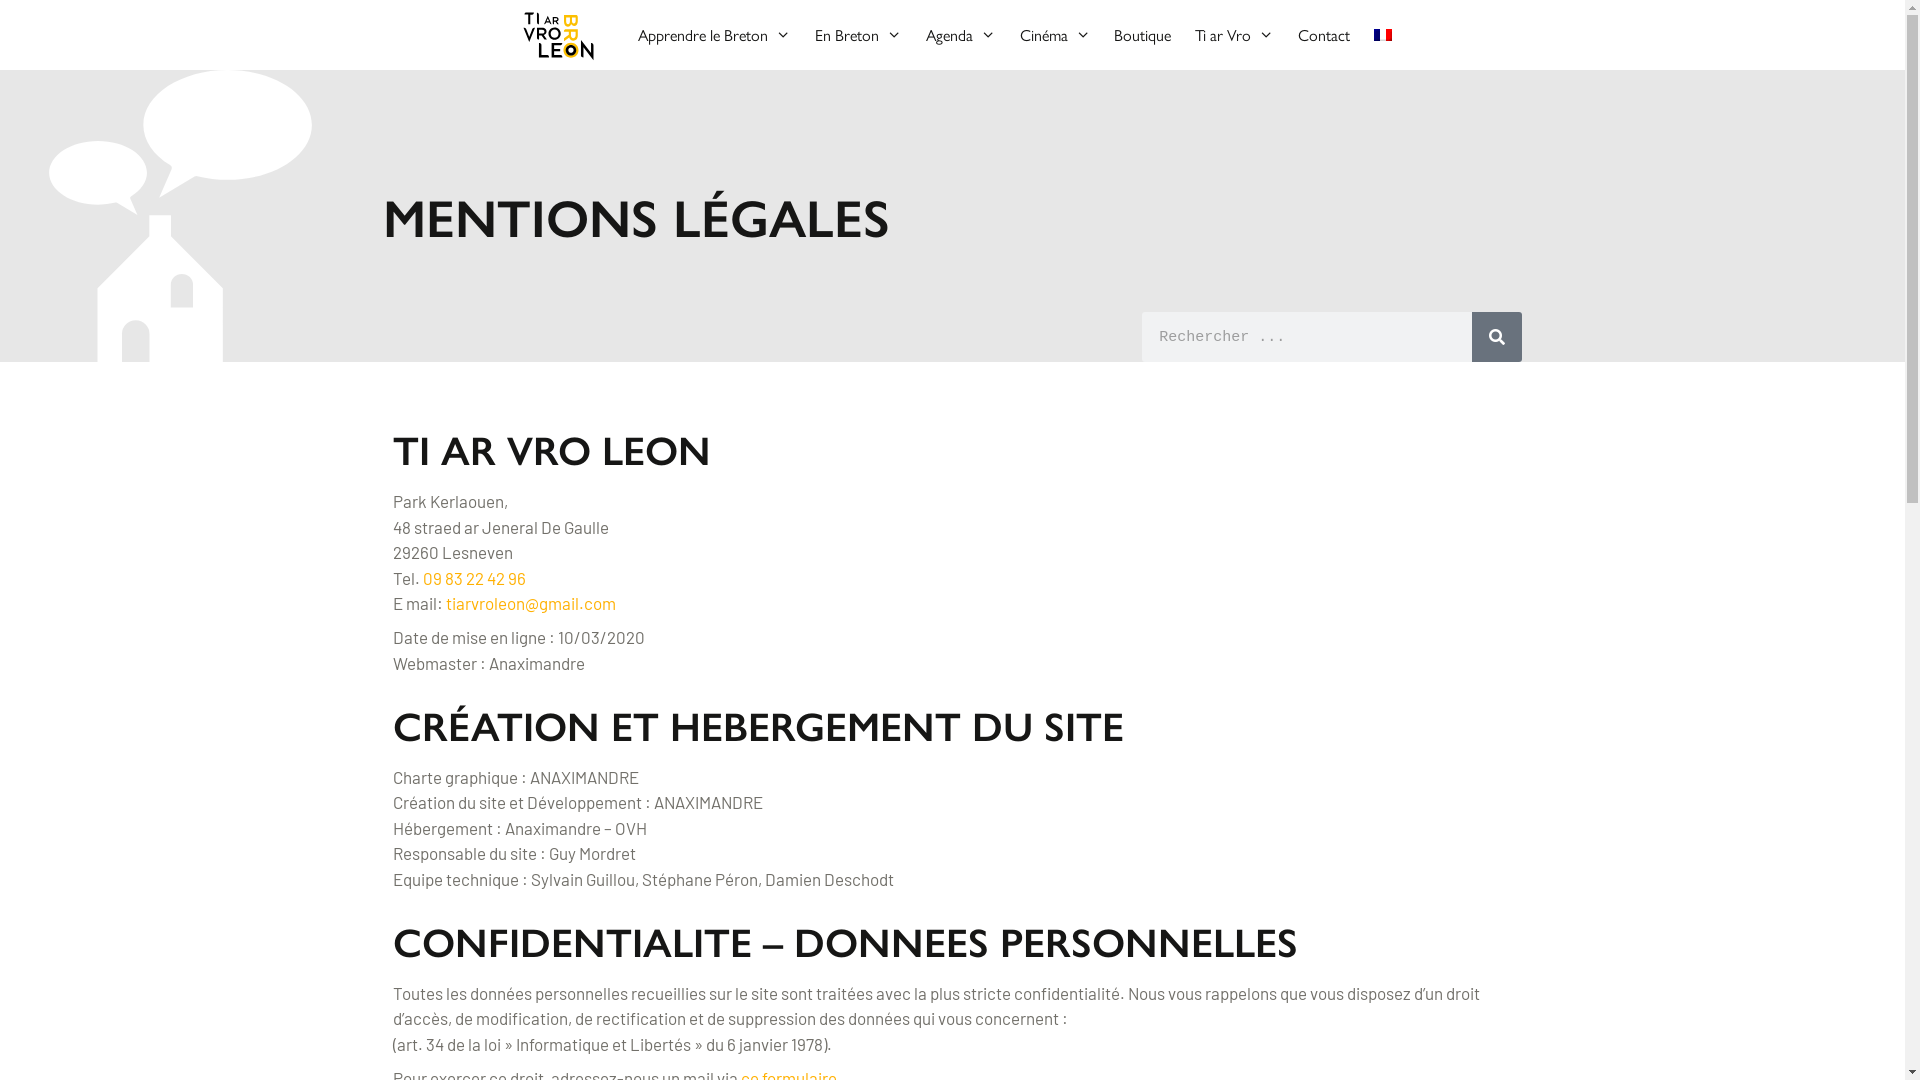 Image resolution: width=1920 pixels, height=1080 pixels. What do you see at coordinates (960, 34) in the screenshot?
I see `'Agenda'` at bounding box center [960, 34].